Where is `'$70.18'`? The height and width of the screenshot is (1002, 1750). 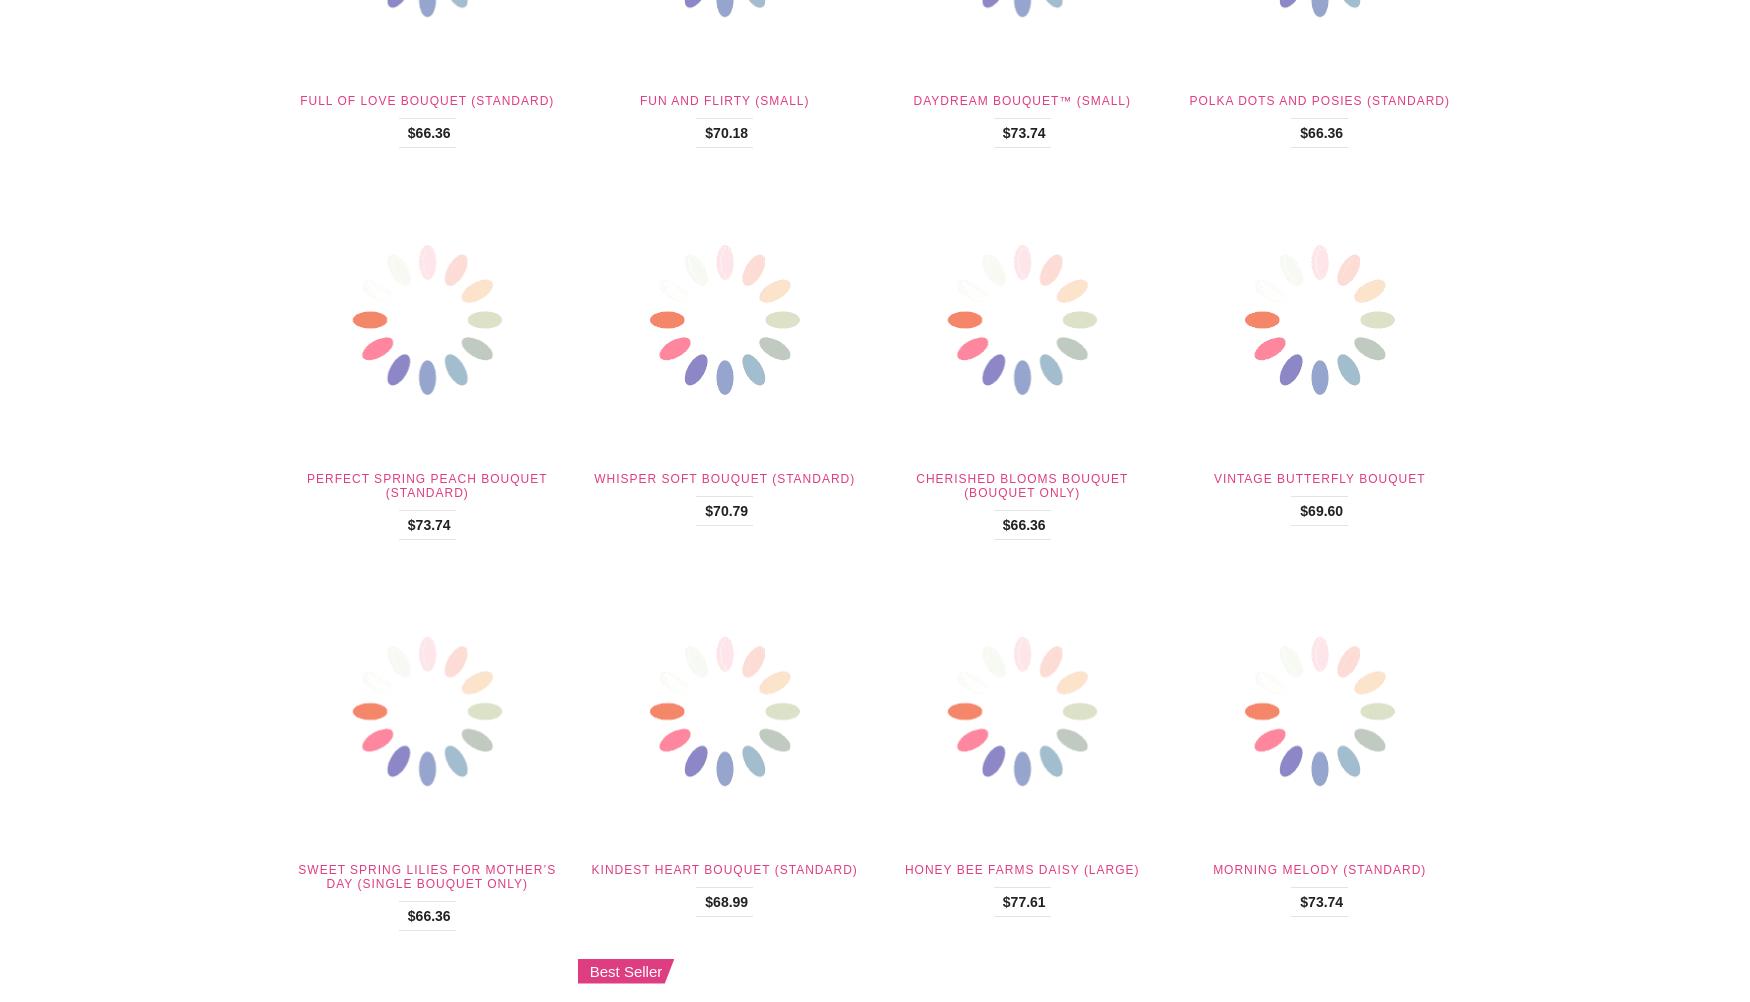 '$70.18' is located at coordinates (726, 131).